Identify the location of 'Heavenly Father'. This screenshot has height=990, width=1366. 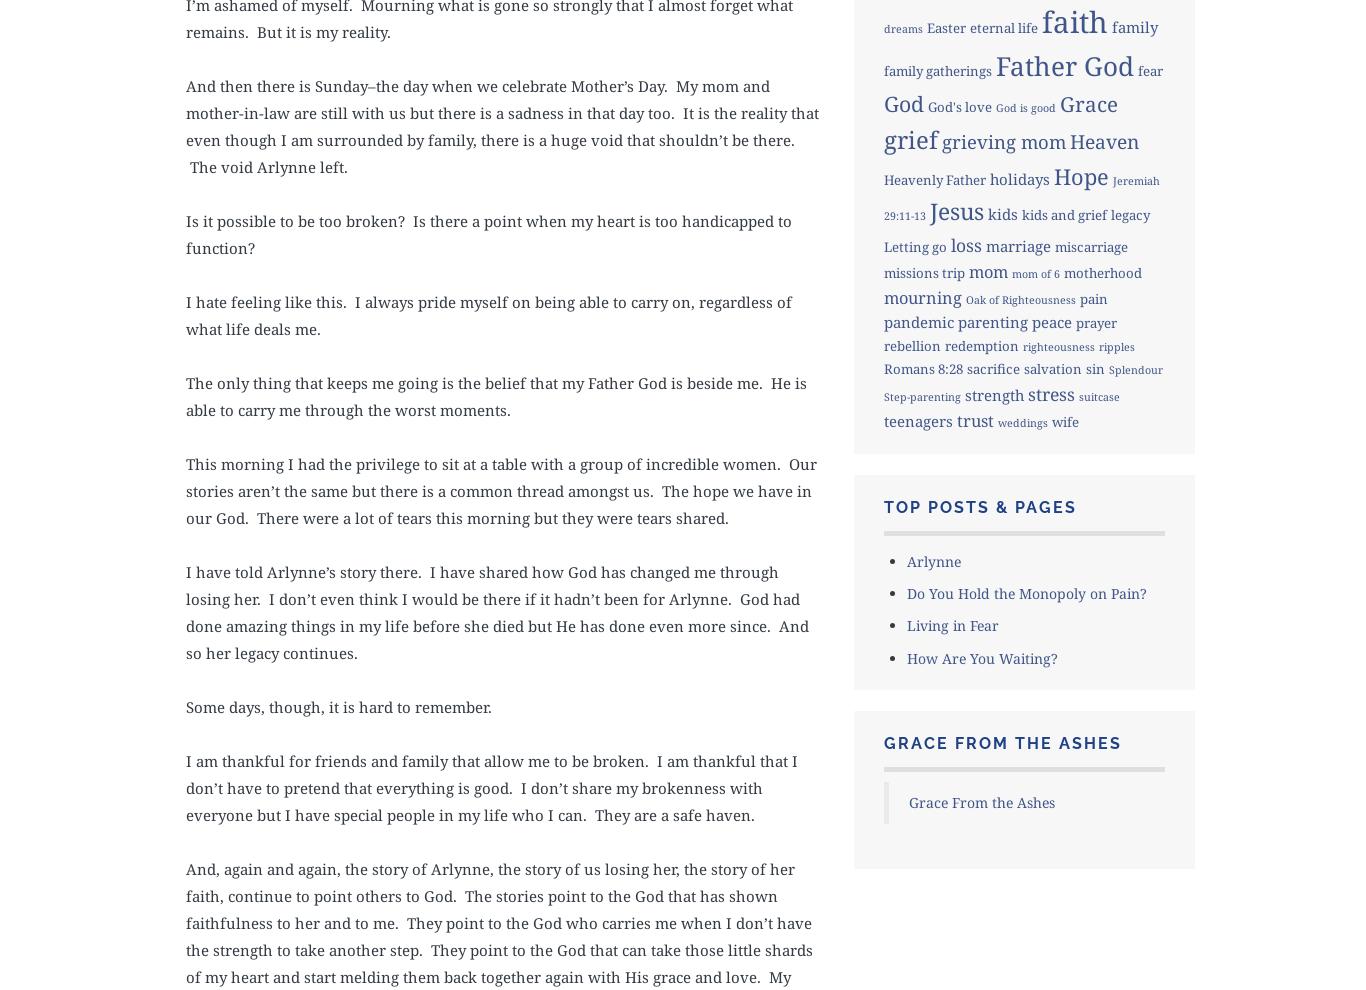
(933, 178).